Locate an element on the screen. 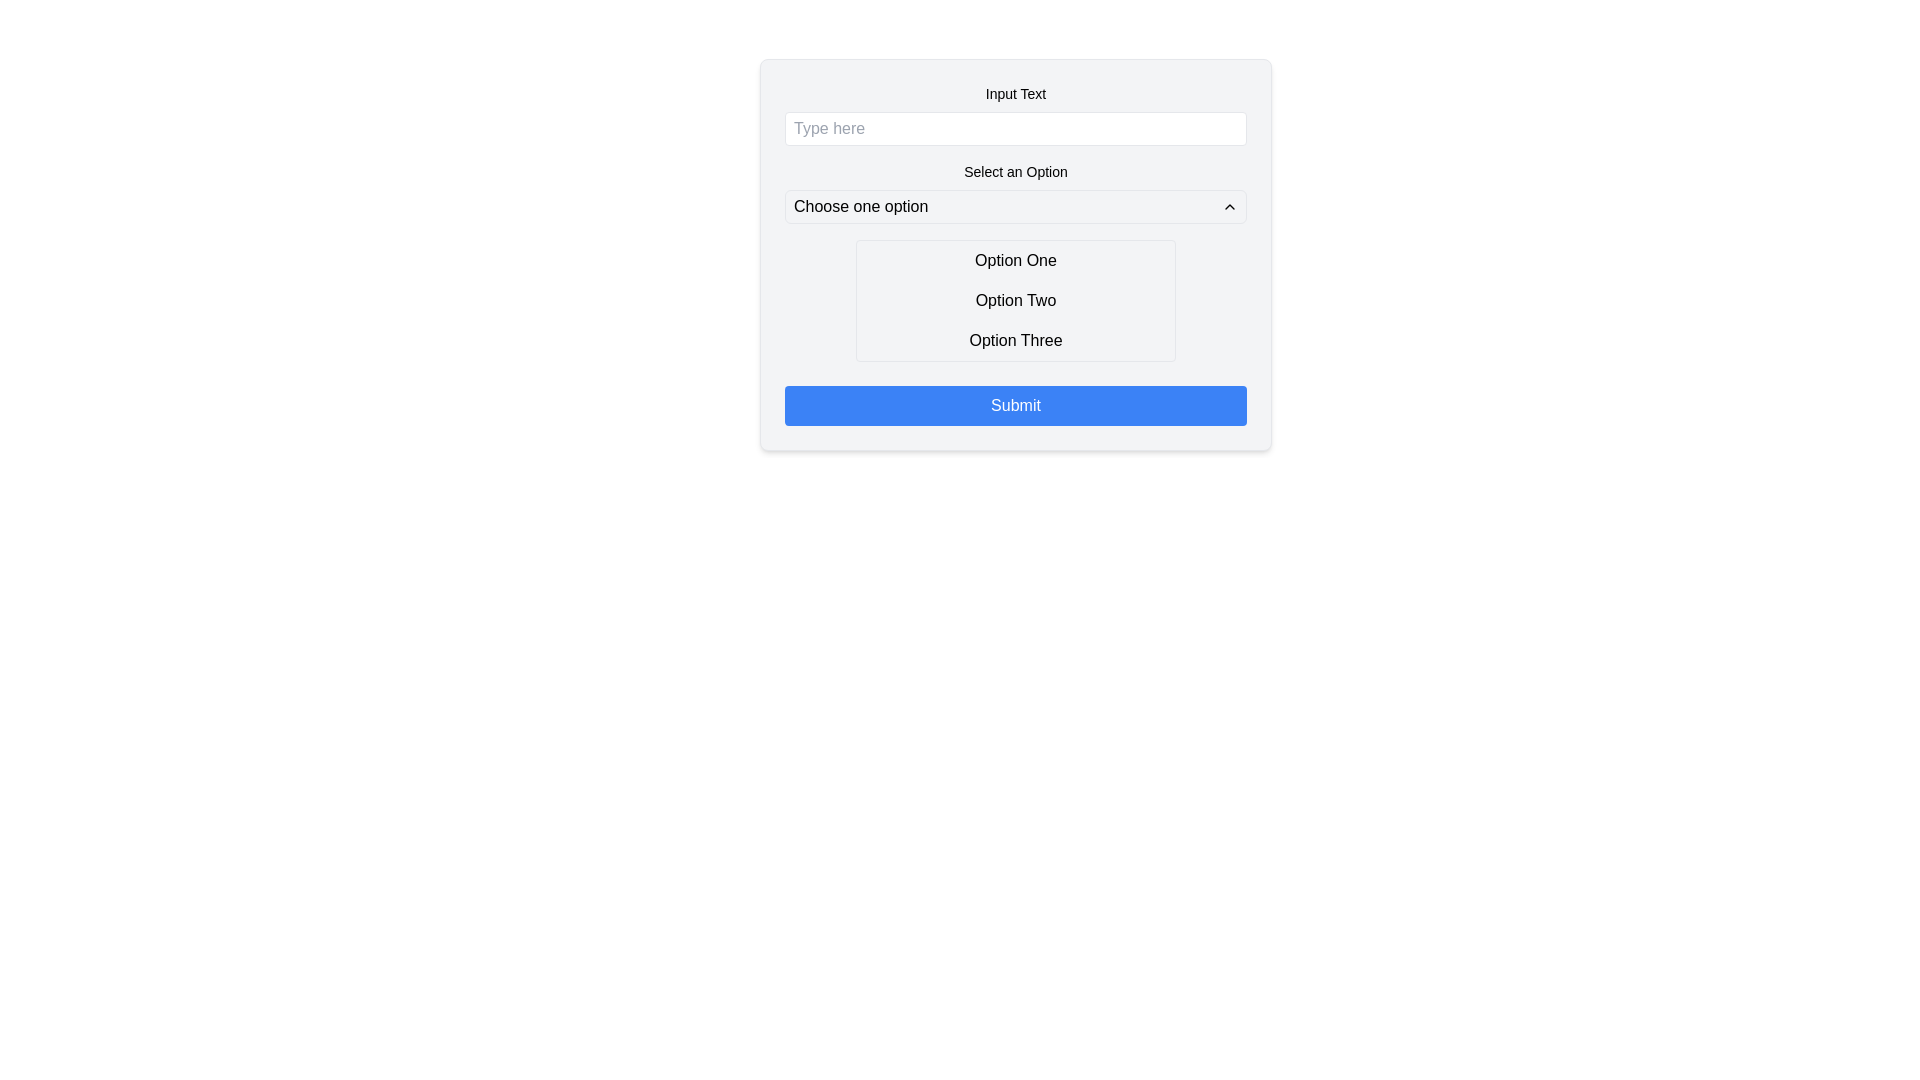 This screenshot has width=1920, height=1080. the dropdown menu located below the 'Select an Option' label for keyboard navigation is located at coordinates (1016, 207).